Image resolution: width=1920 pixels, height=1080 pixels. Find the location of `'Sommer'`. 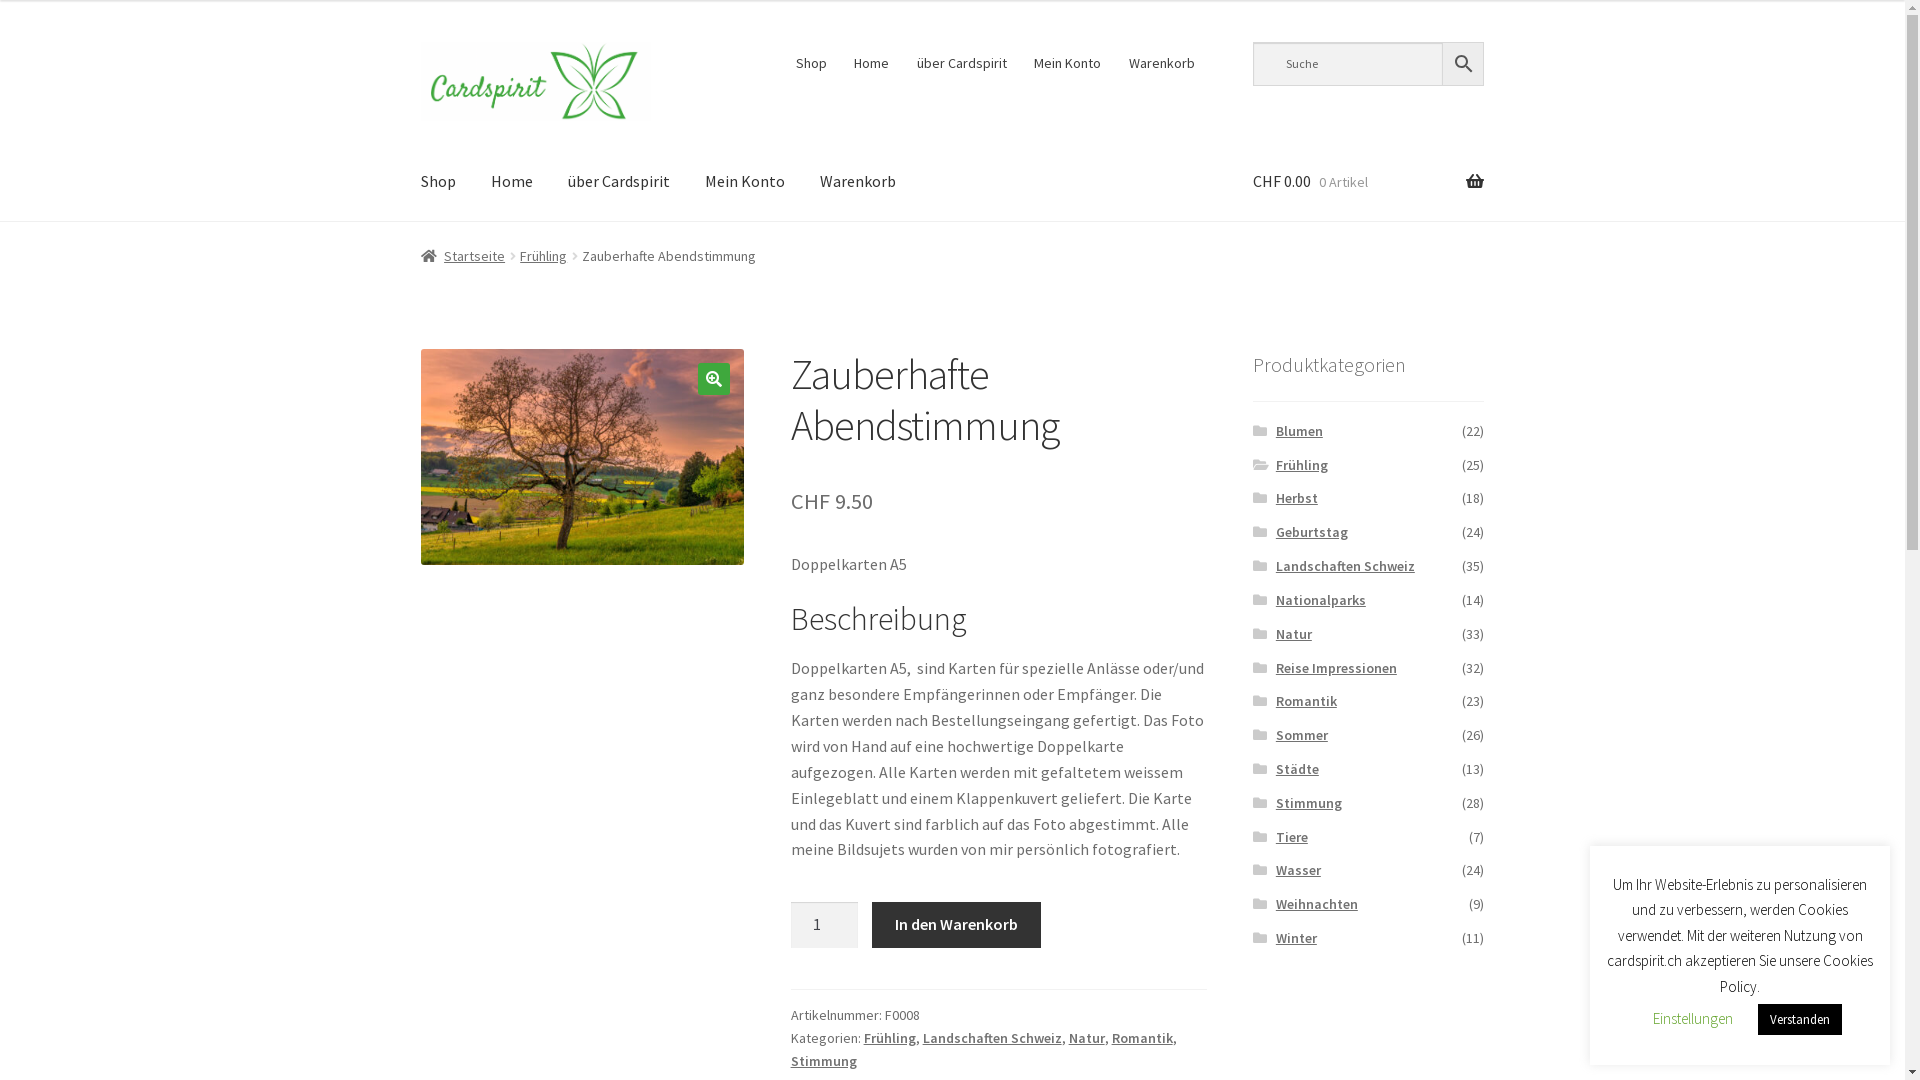

'Sommer' is located at coordinates (1275, 735).